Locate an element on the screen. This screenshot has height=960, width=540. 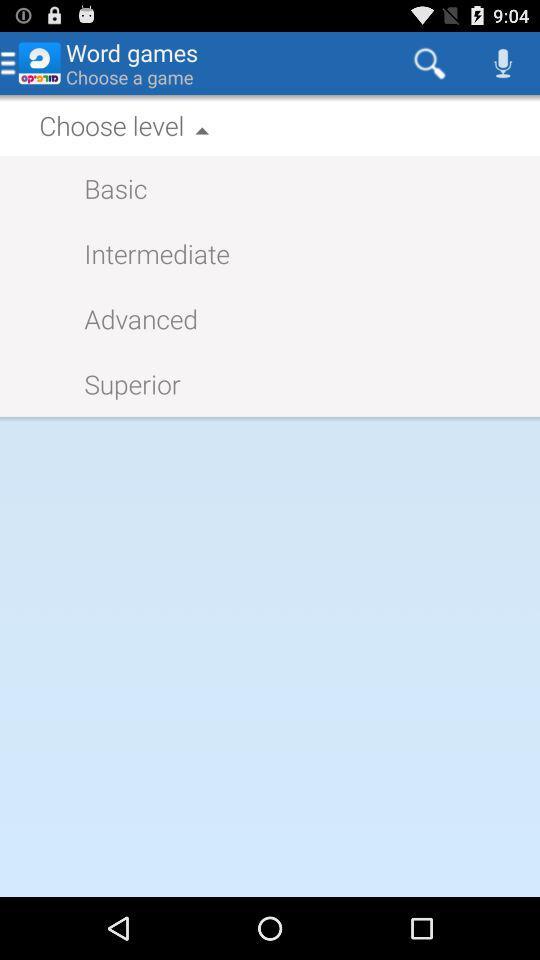
icon to the right of word games is located at coordinates (428, 62).